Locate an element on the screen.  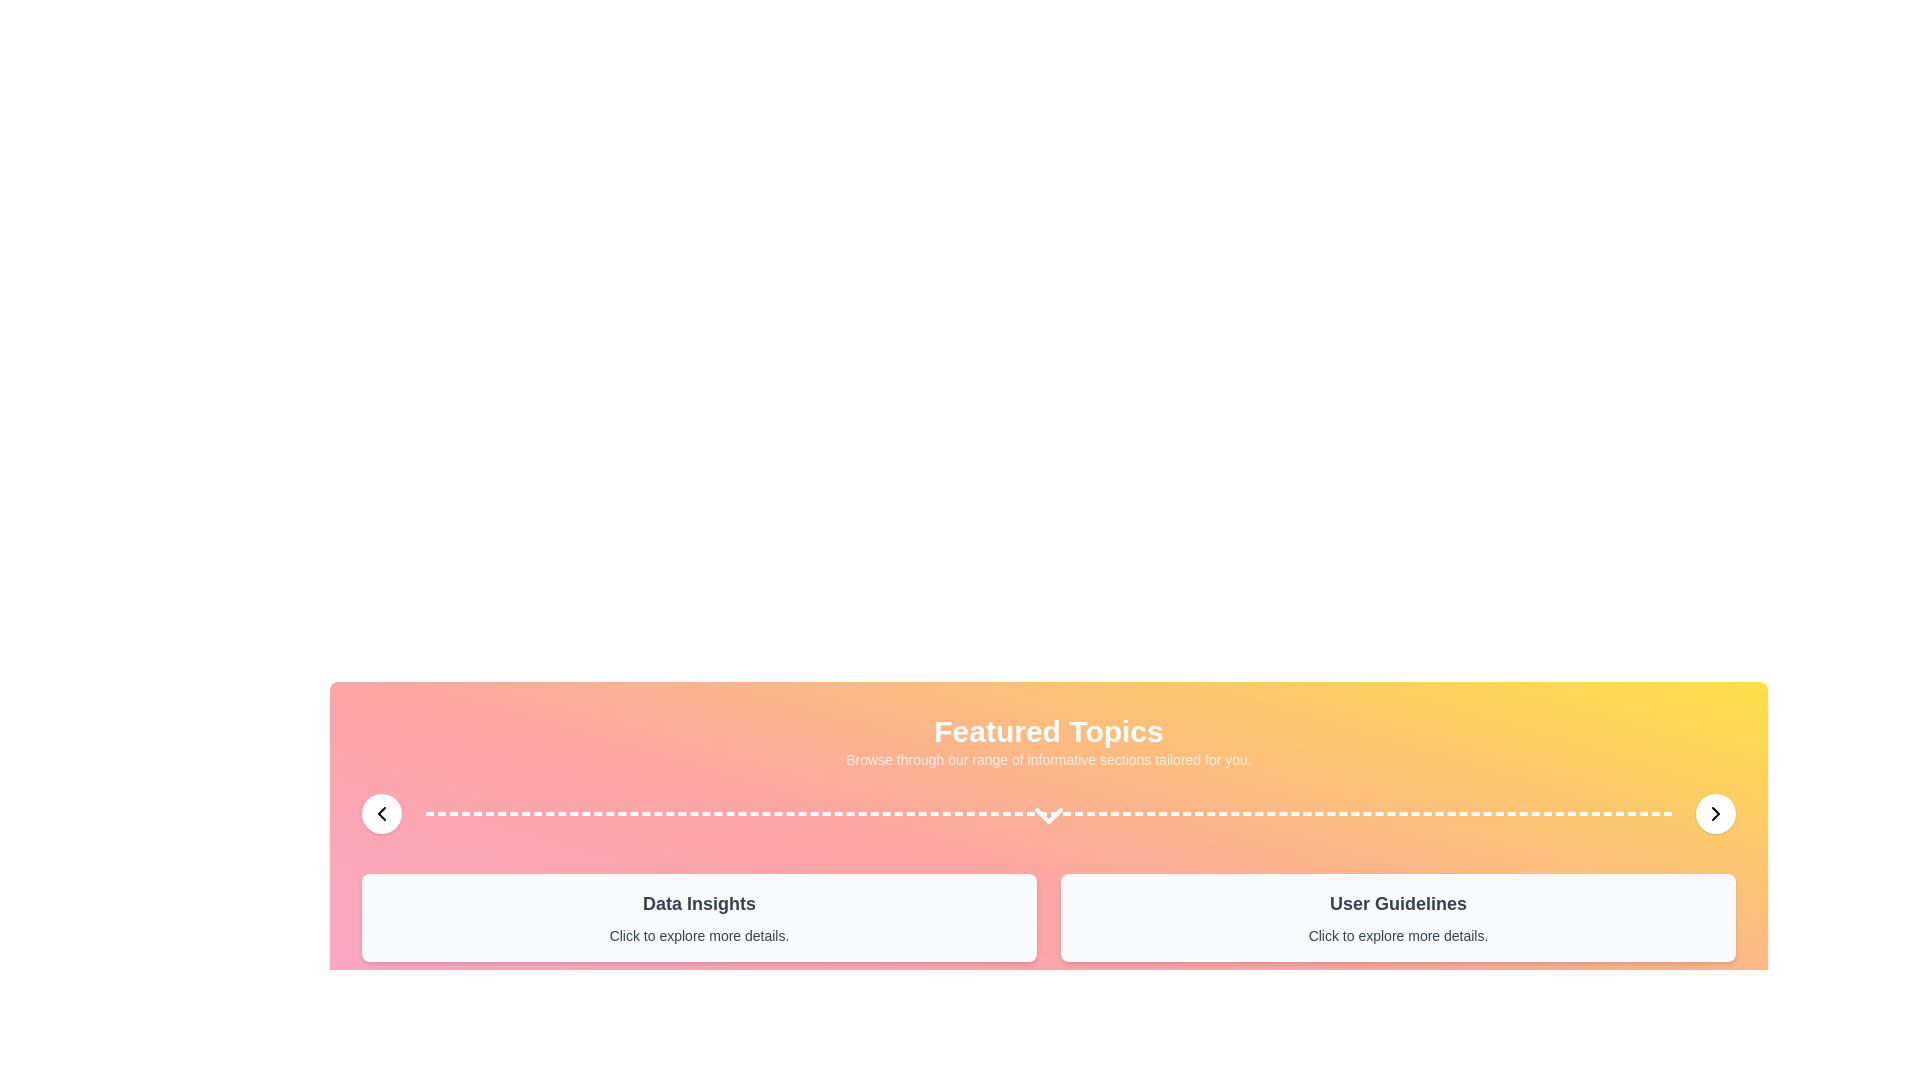
the left-facing chevron icon within the circular button is located at coordinates (382, 813).